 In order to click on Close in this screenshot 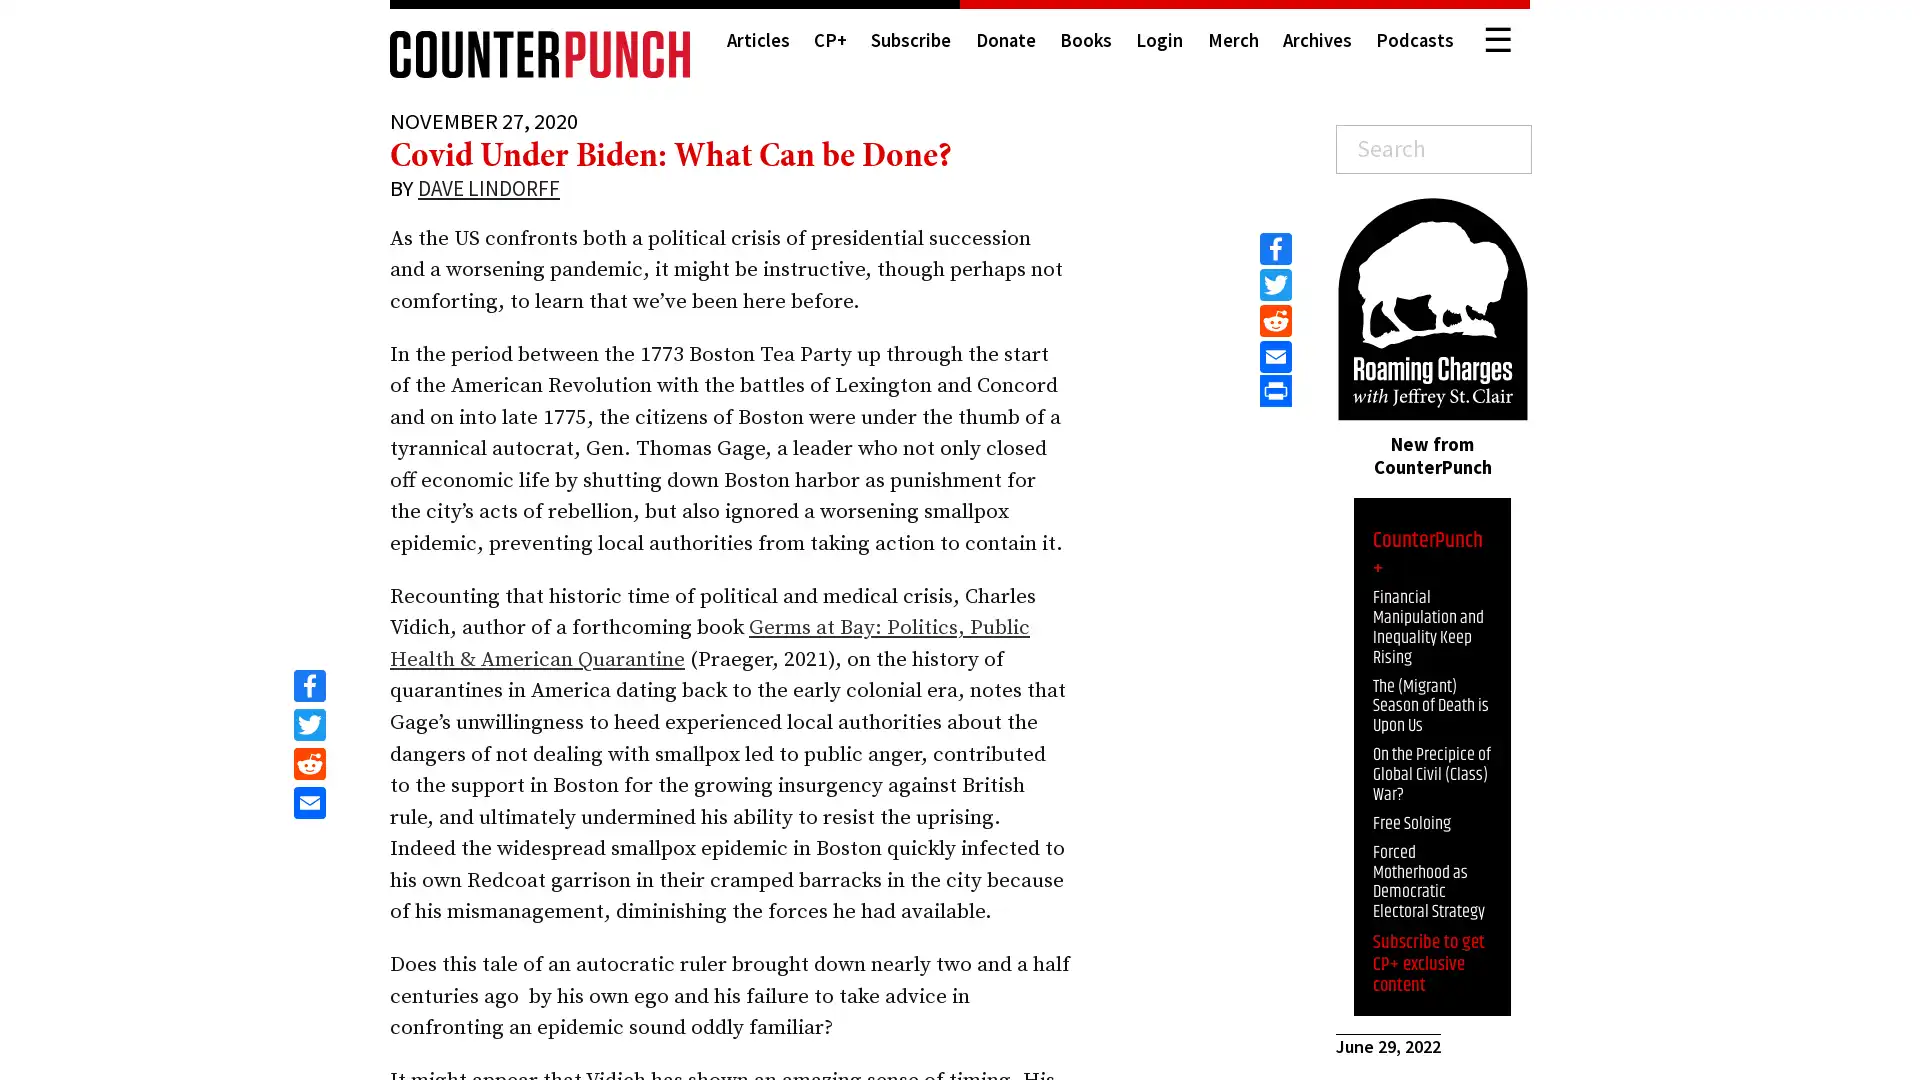, I will do `click(1885, 867)`.